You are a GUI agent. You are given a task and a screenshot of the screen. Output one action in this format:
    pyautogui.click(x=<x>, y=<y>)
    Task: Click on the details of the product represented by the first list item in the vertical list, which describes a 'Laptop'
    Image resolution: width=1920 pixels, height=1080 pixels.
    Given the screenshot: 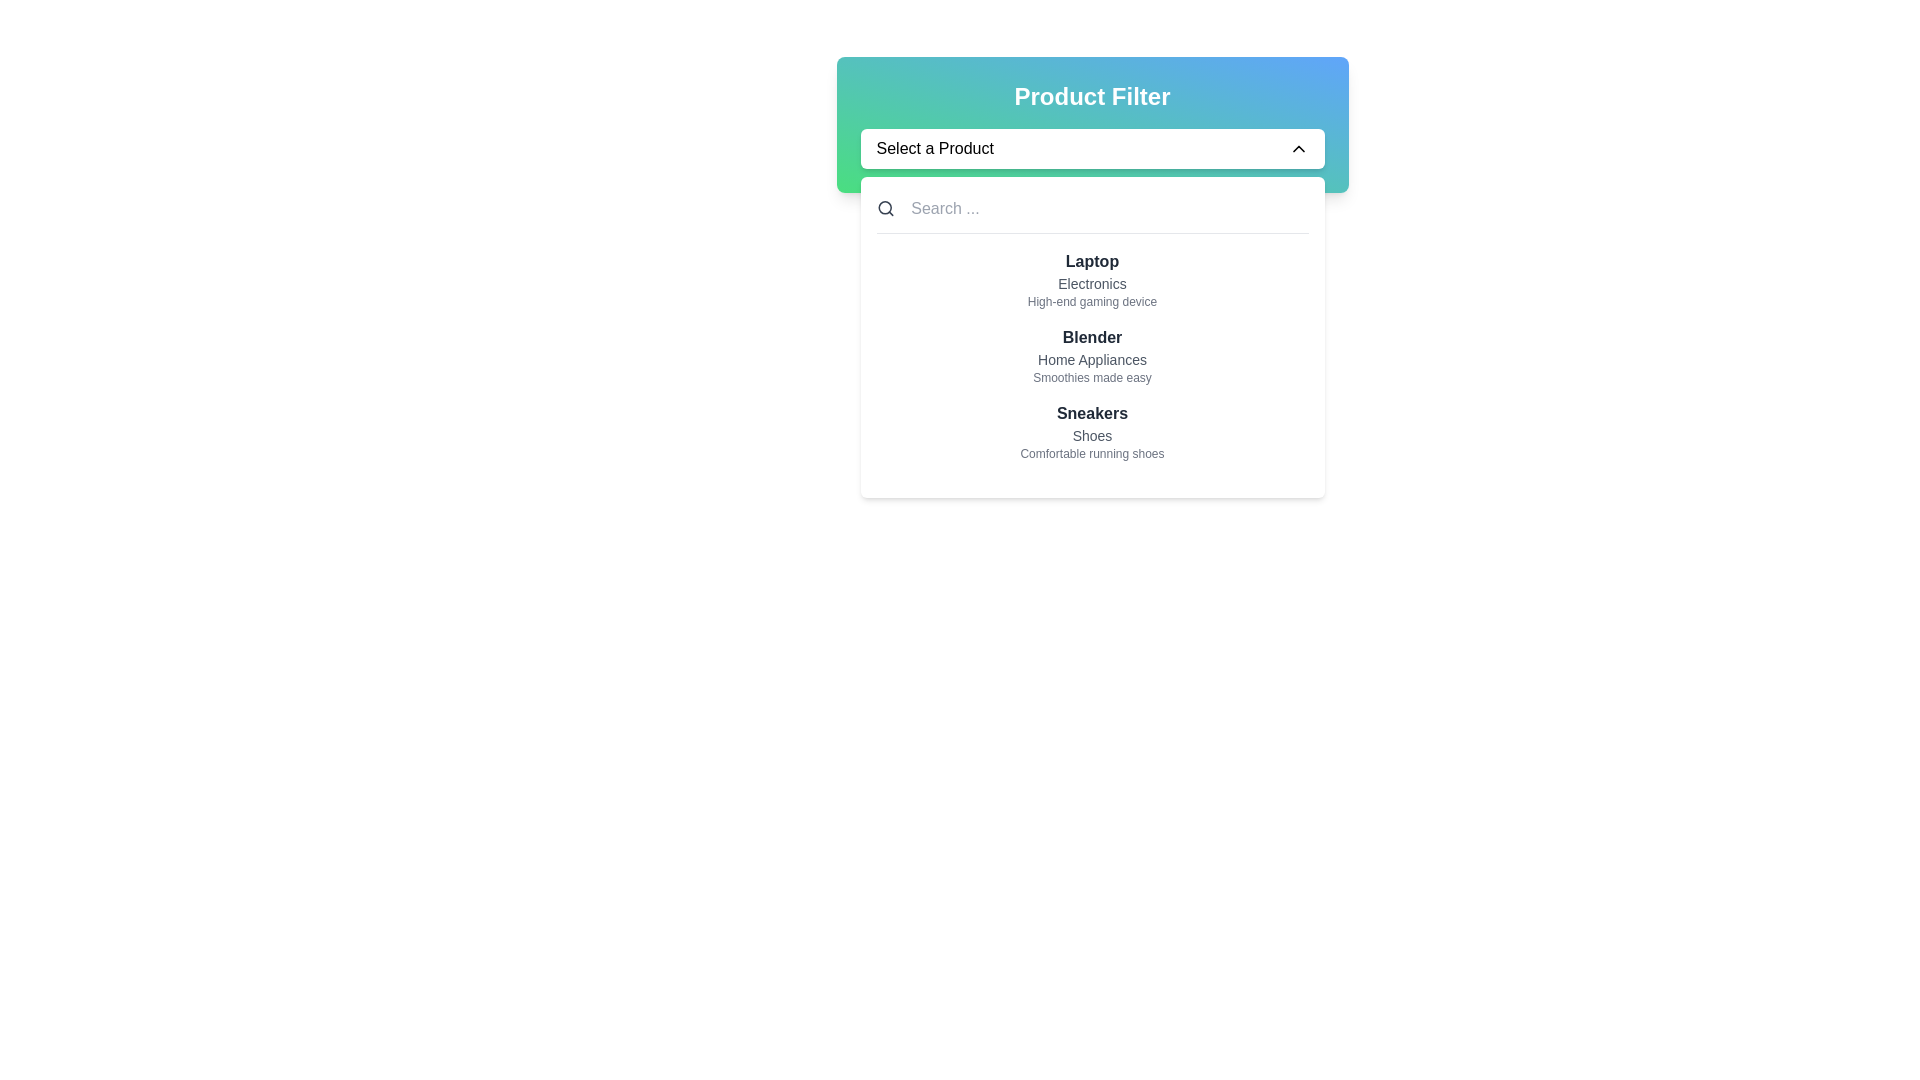 What is the action you would take?
    pyautogui.click(x=1091, y=280)
    